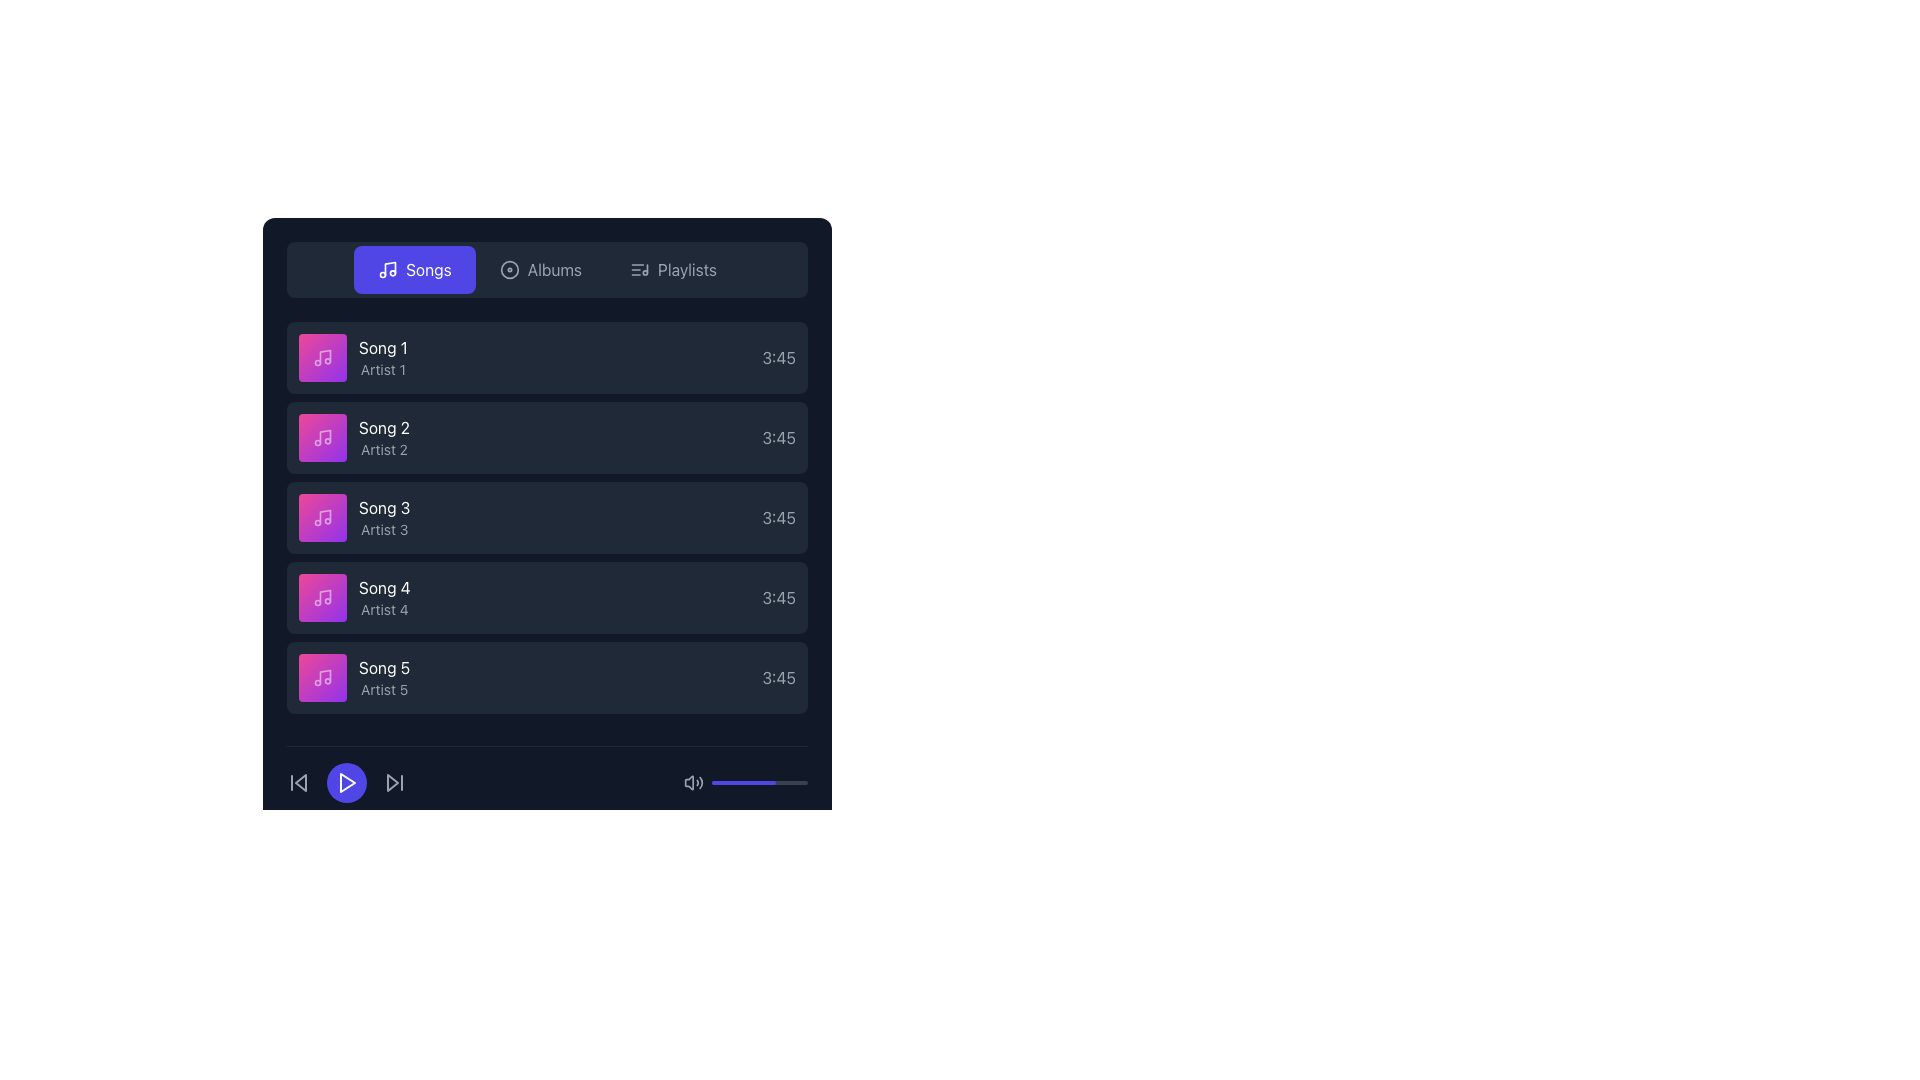  I want to click on the buttons within the Playback control bar located at the bottom of the interface, so click(547, 773).